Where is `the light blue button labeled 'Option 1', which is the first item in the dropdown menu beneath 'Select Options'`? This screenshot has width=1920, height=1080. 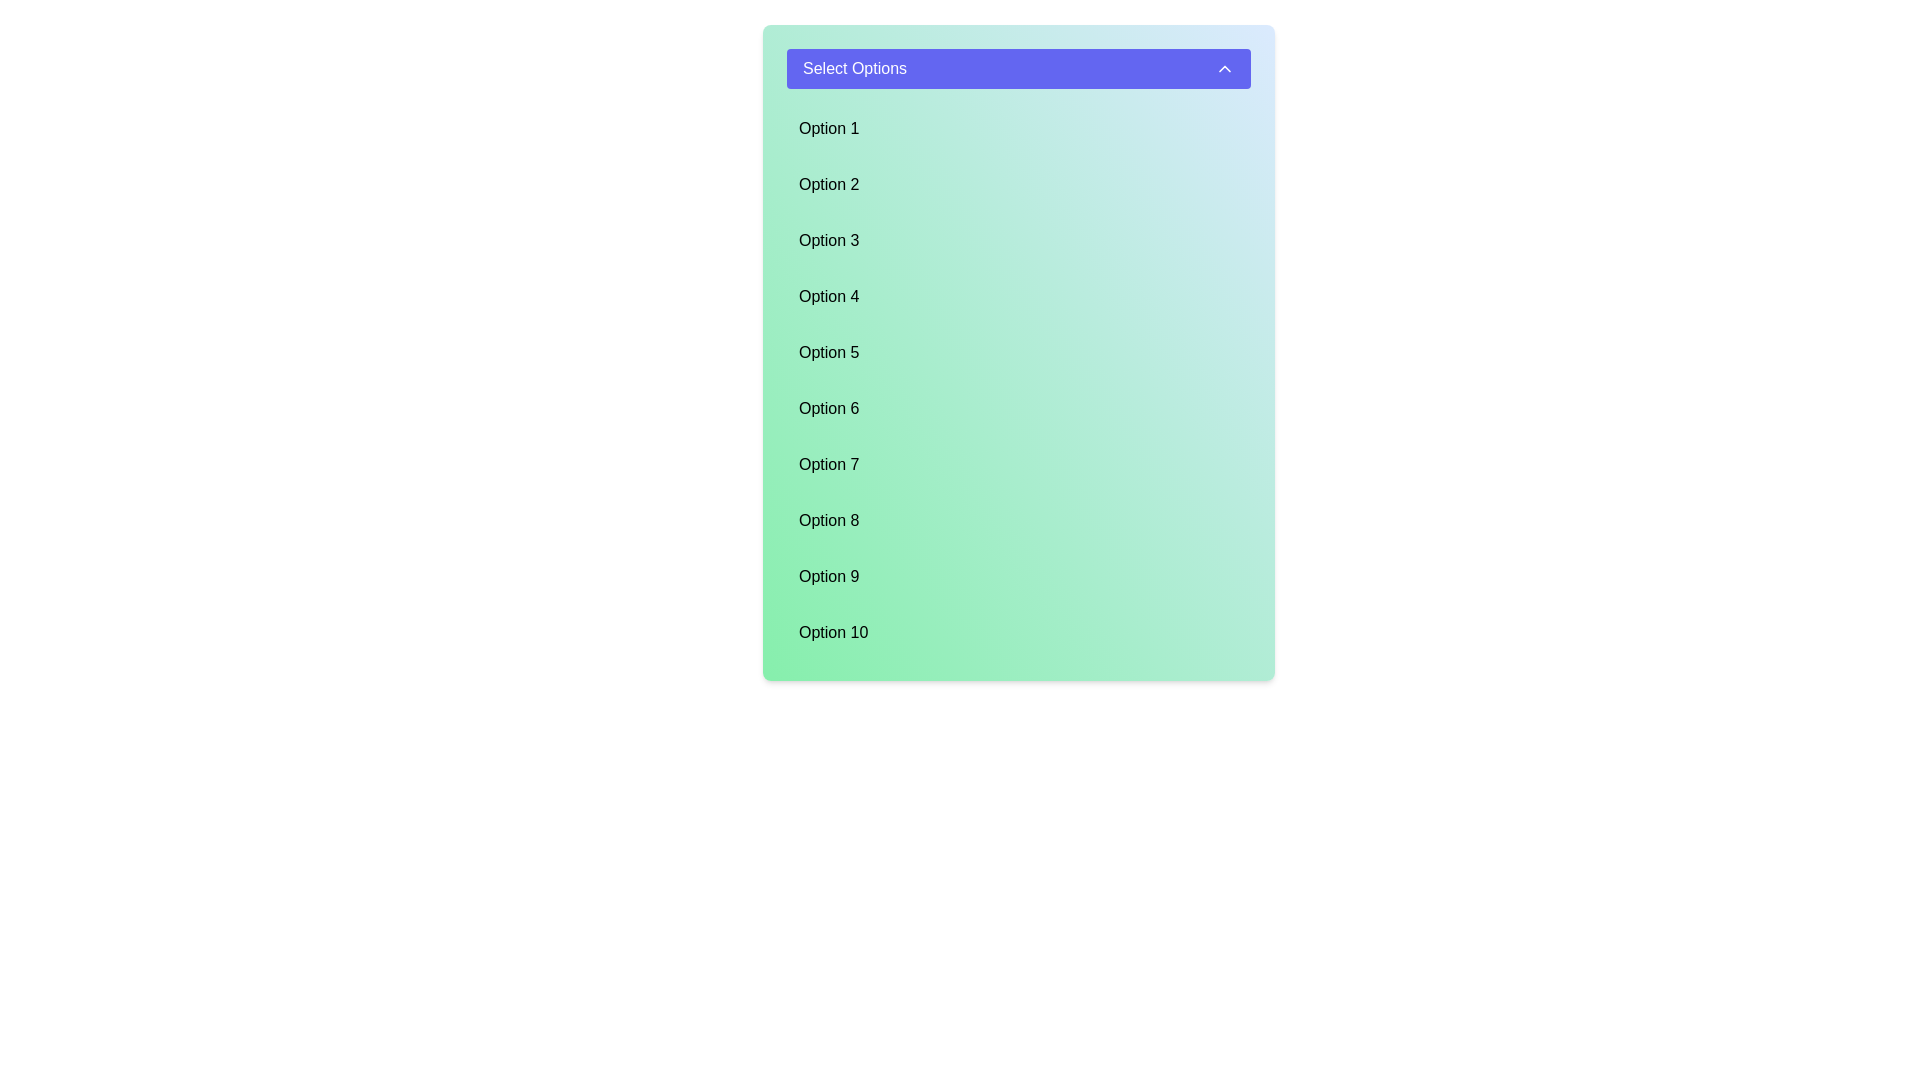
the light blue button labeled 'Option 1', which is the first item in the dropdown menu beneath 'Select Options' is located at coordinates (1018, 128).